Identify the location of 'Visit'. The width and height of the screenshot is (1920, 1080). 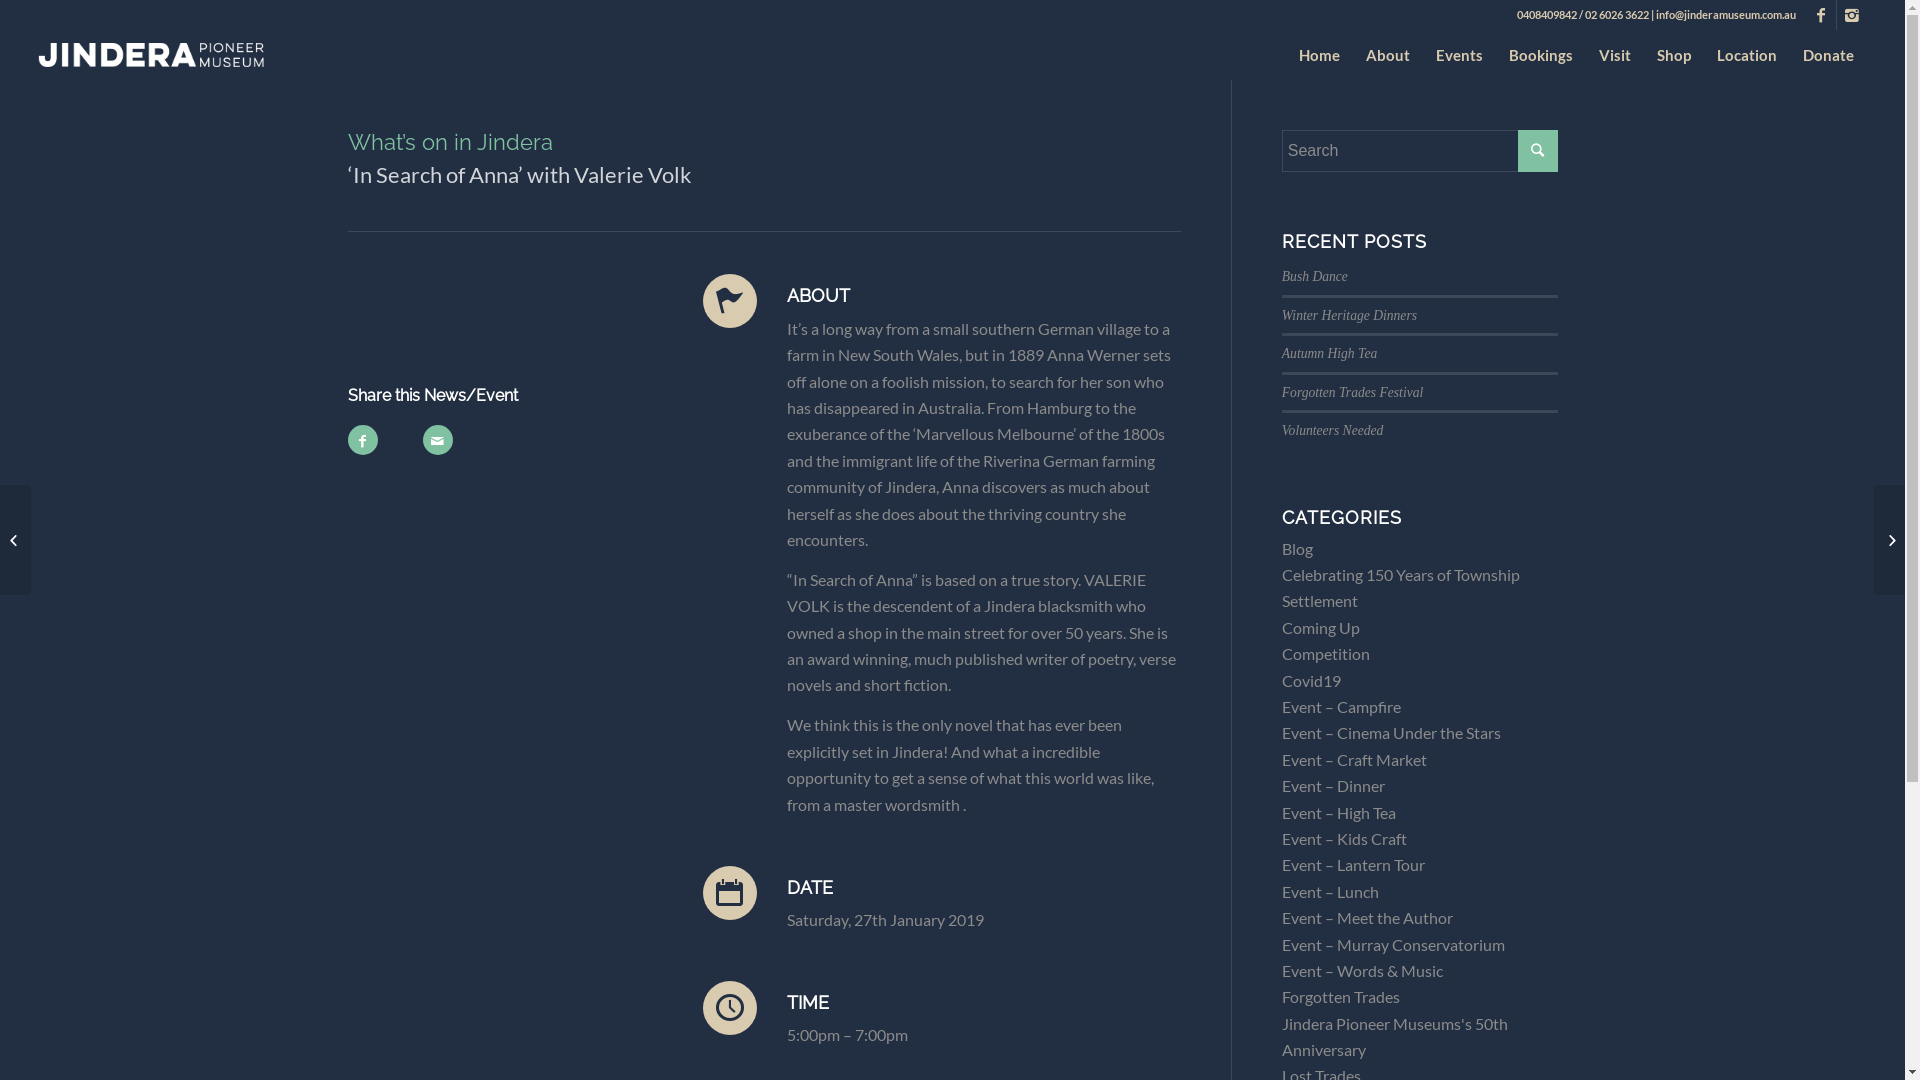
(1614, 53).